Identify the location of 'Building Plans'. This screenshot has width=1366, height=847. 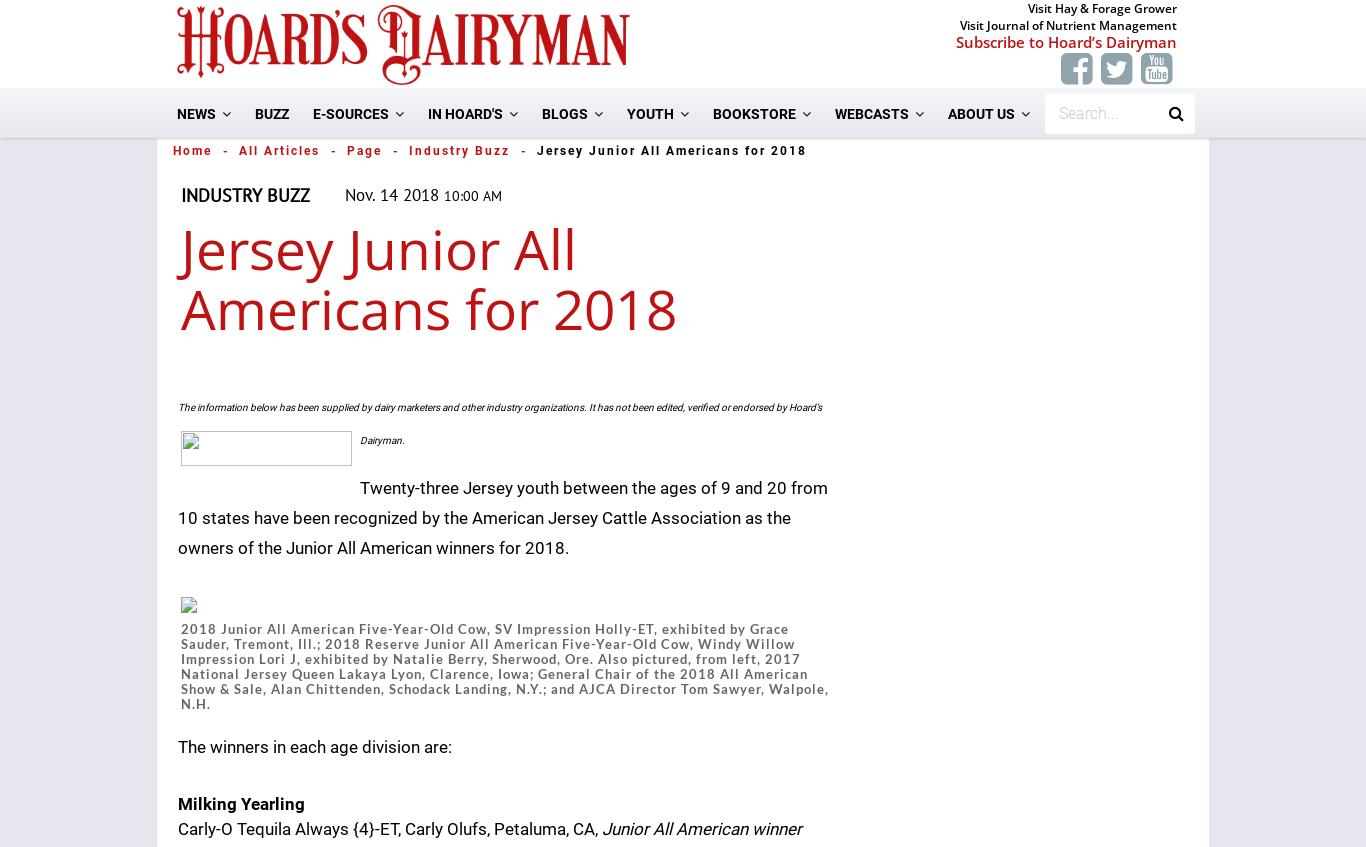
(735, 662).